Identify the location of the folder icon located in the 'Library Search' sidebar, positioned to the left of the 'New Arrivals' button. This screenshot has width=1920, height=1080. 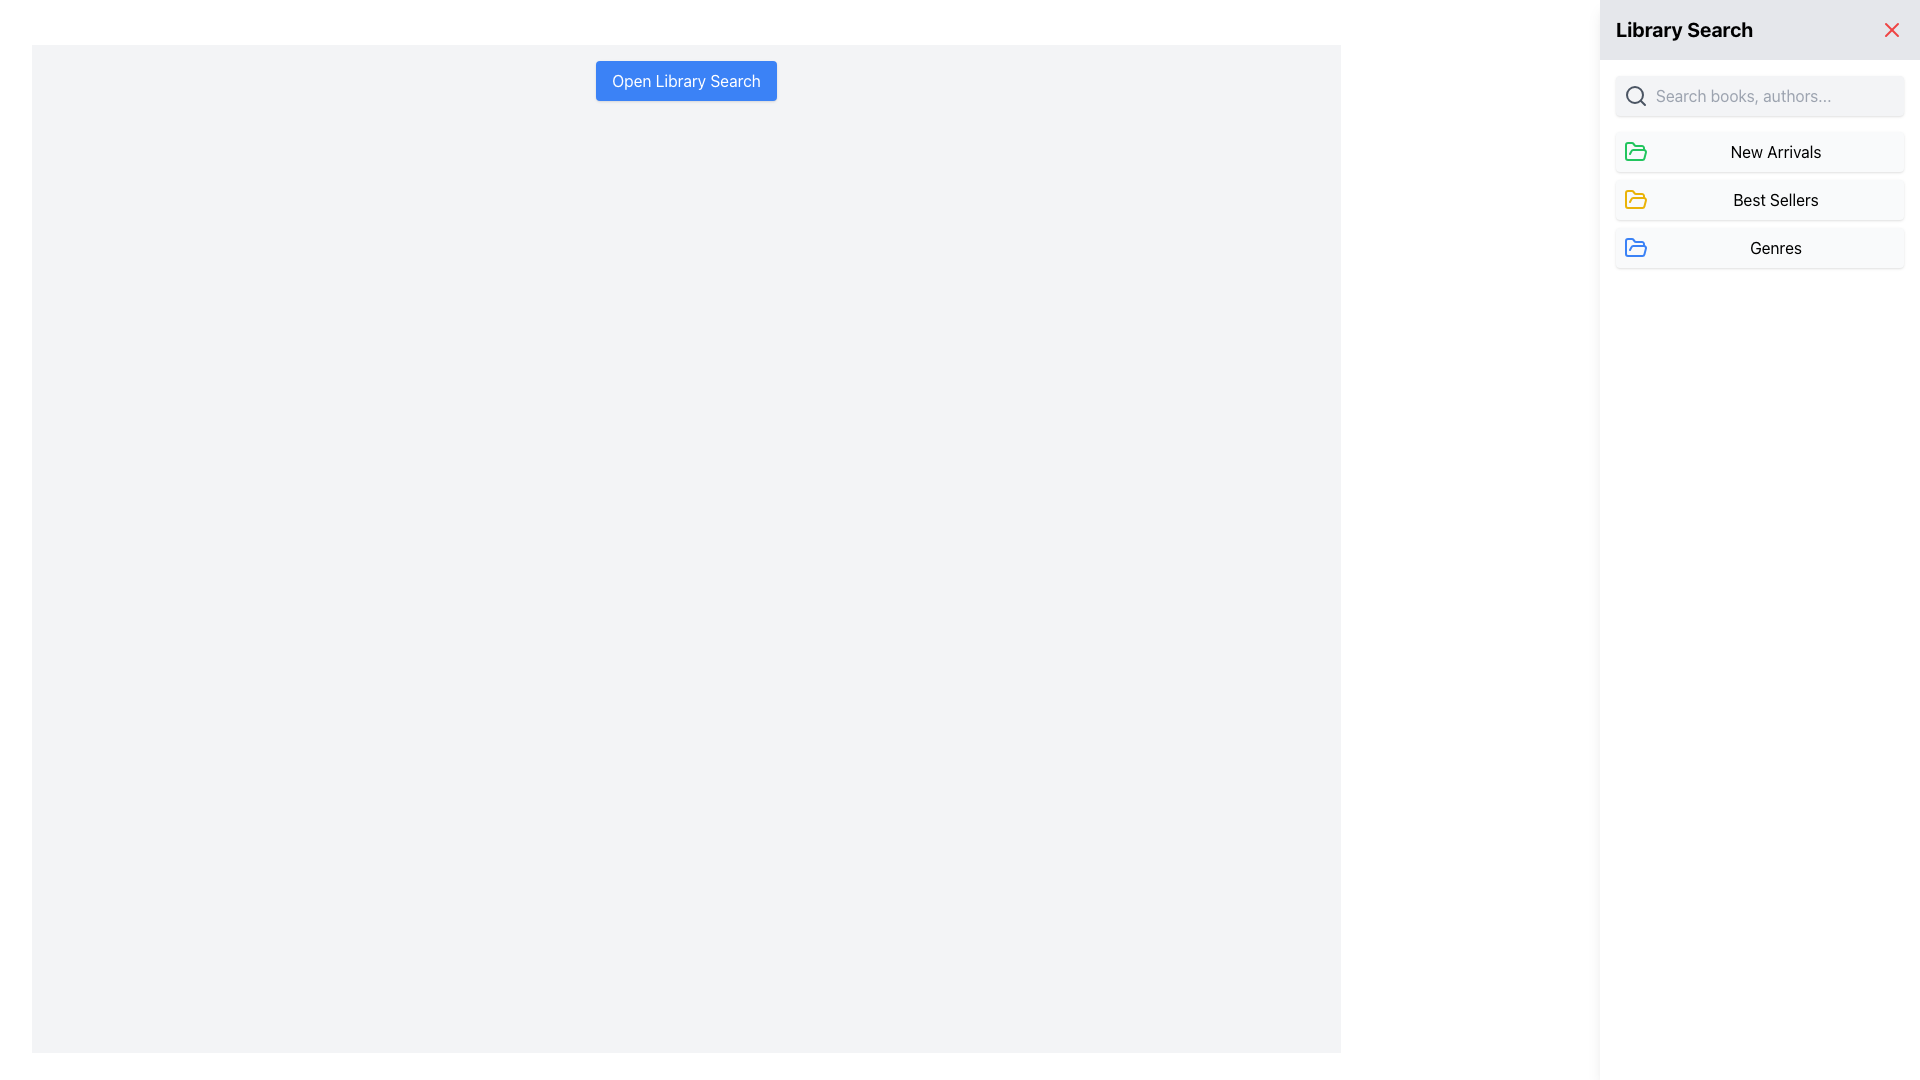
(1636, 246).